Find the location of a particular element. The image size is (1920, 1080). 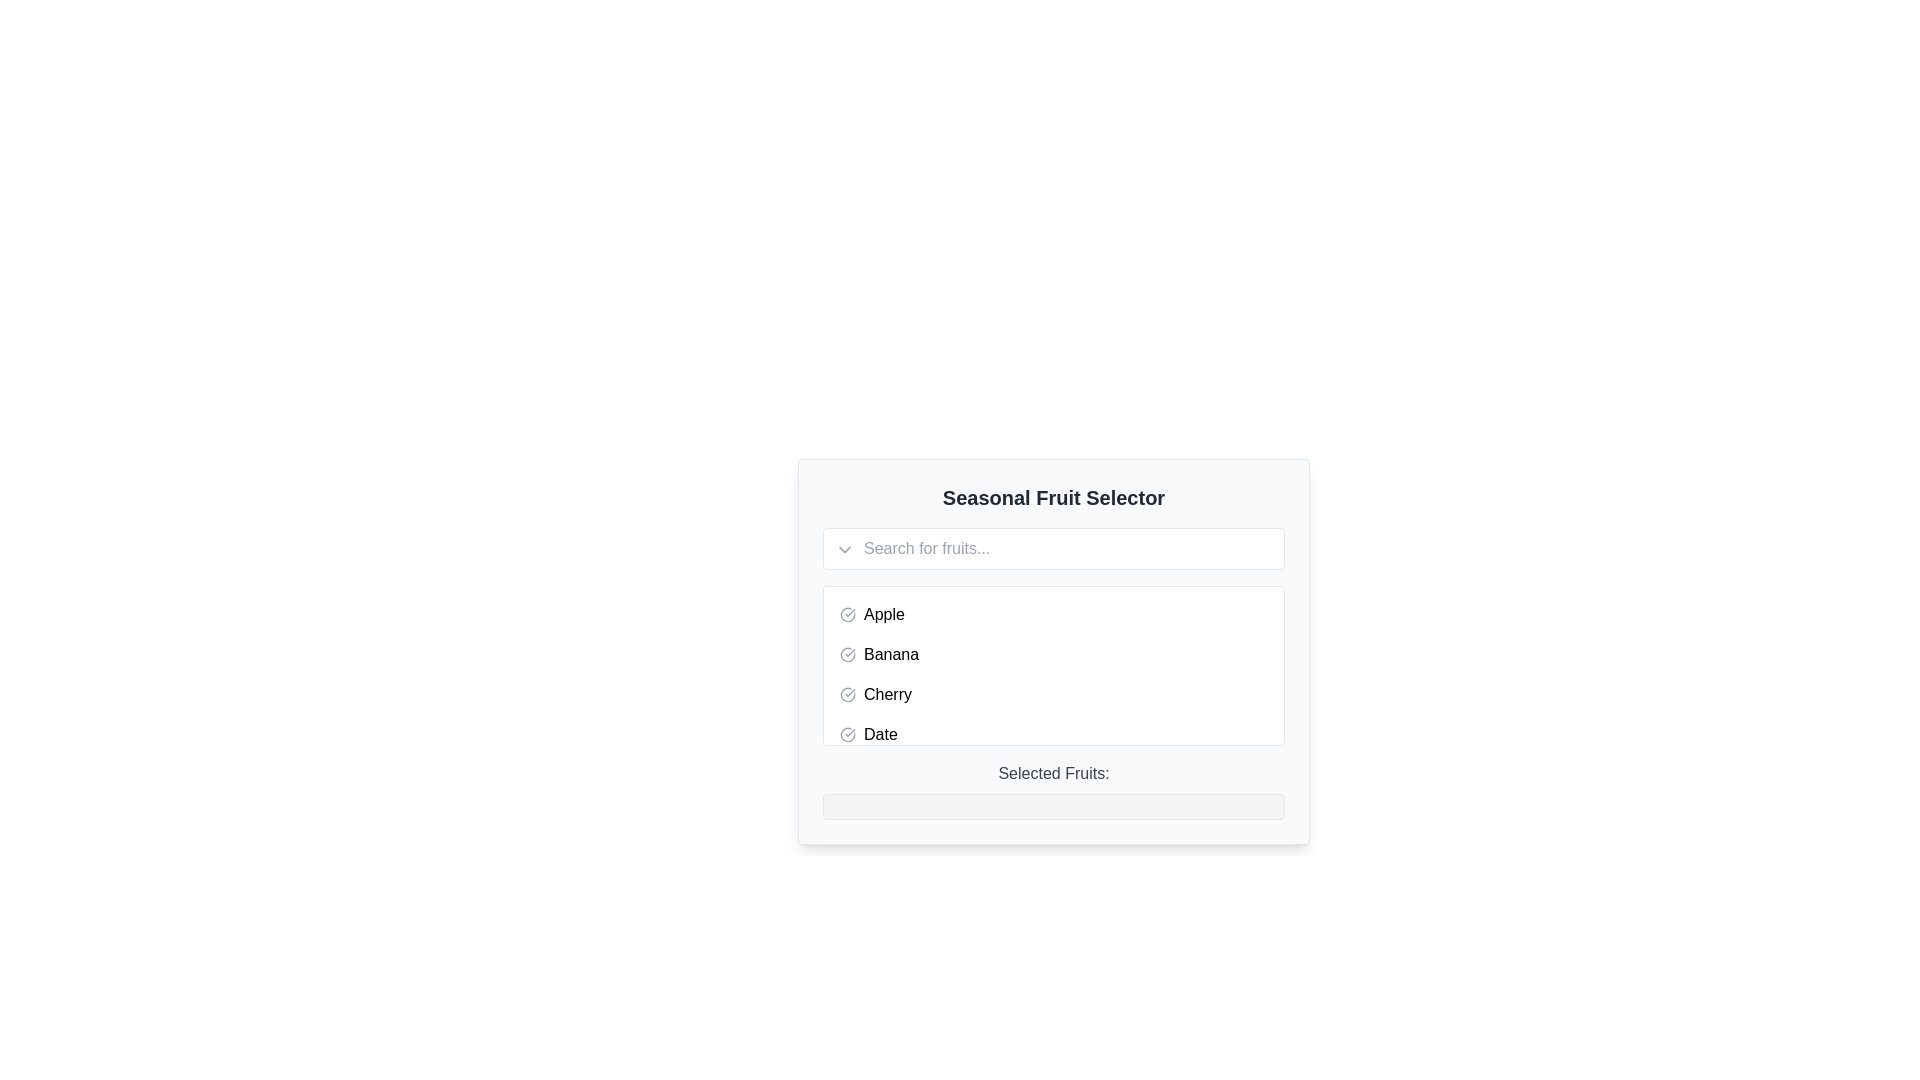

on the fourth selectable item in the list under the 'Seasonal Fruit Selector' search box is located at coordinates (1053, 735).